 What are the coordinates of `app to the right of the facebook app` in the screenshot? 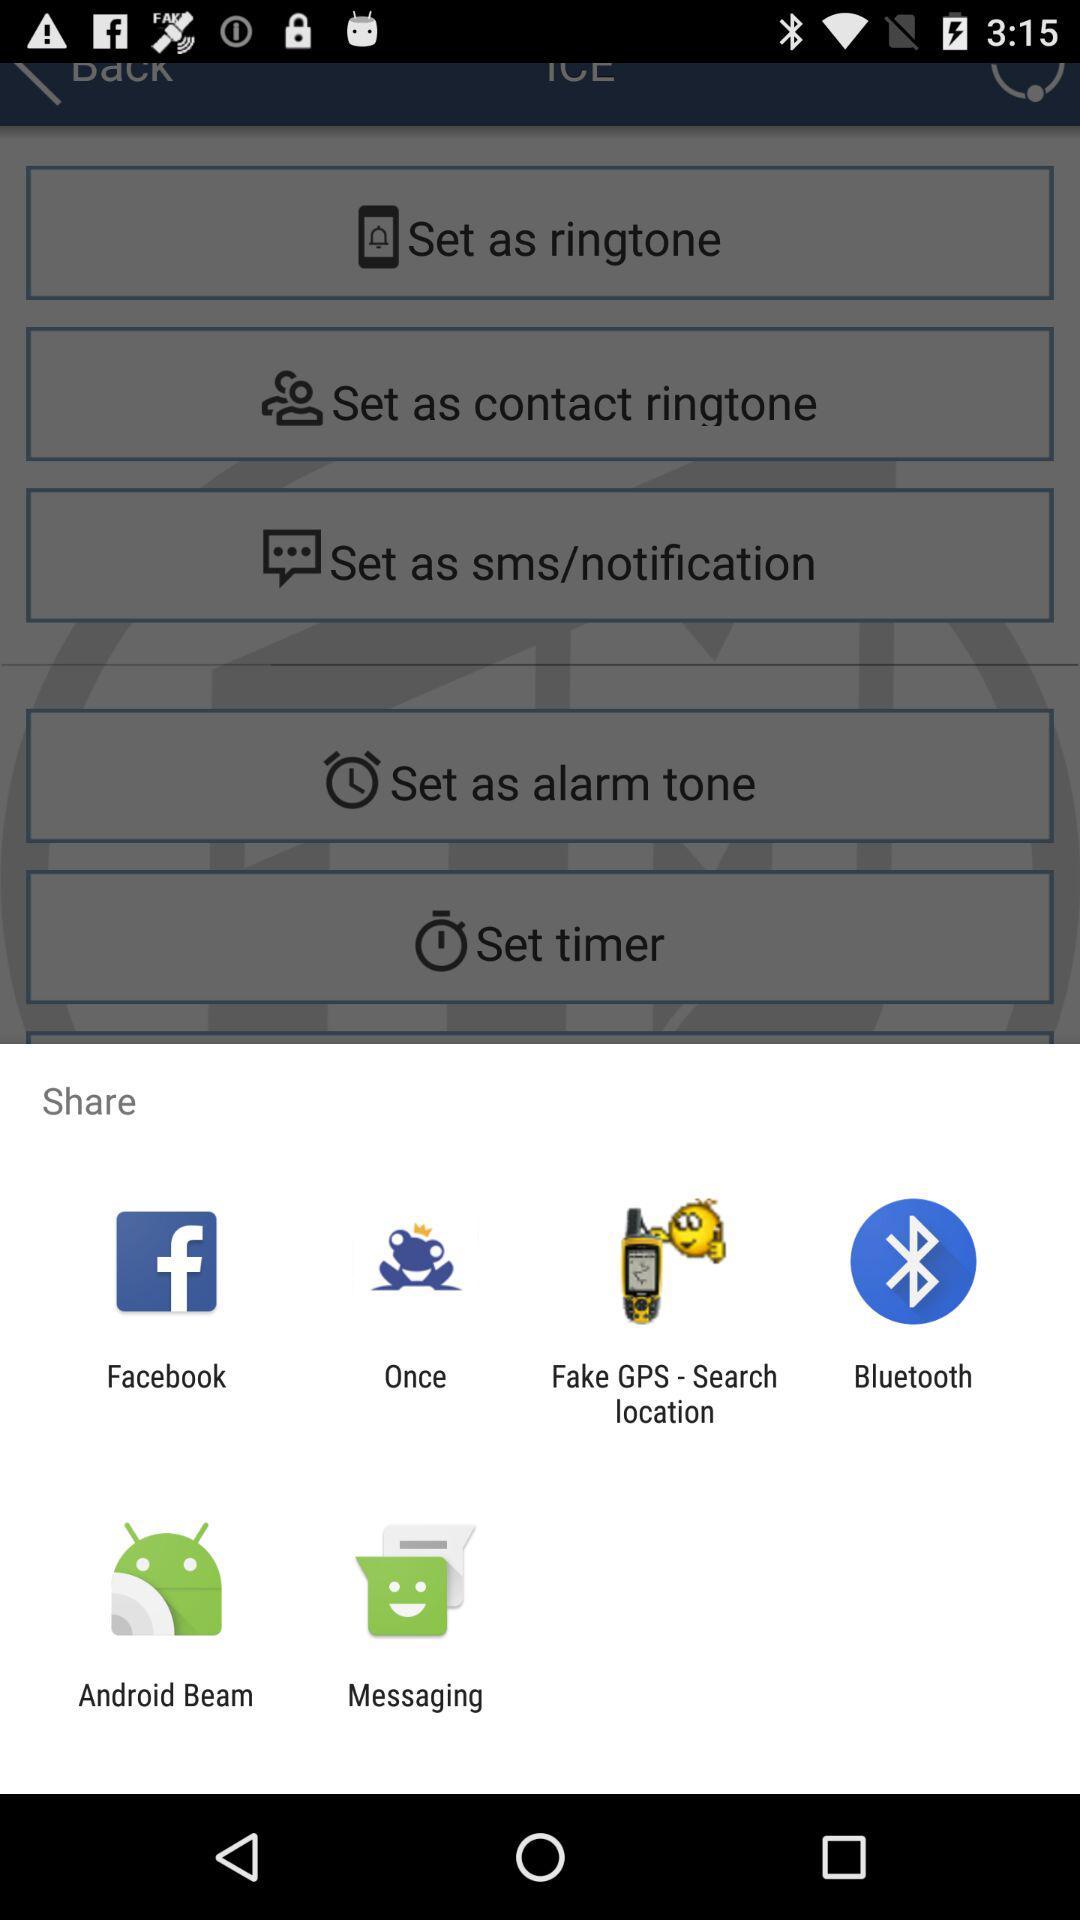 It's located at (414, 1392).